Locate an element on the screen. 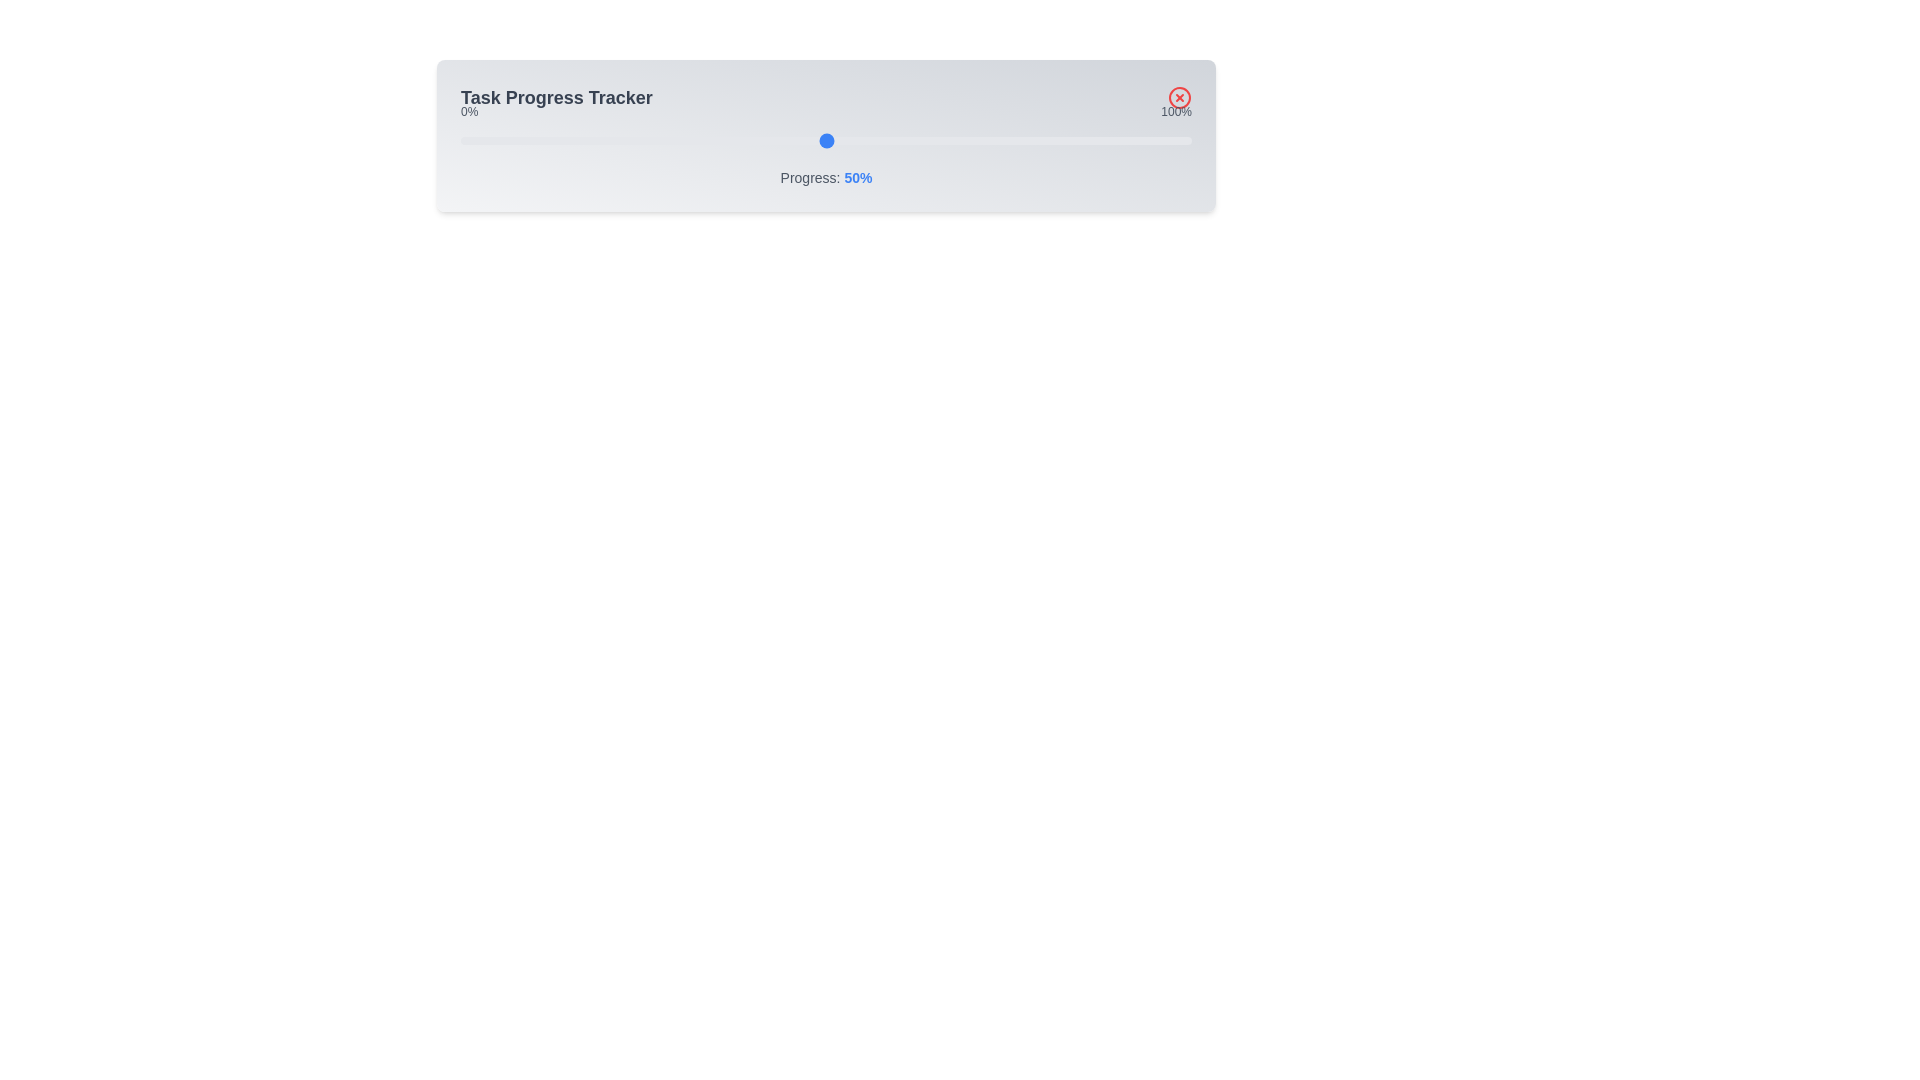 The width and height of the screenshot is (1920, 1080). the slider is located at coordinates (774, 140).